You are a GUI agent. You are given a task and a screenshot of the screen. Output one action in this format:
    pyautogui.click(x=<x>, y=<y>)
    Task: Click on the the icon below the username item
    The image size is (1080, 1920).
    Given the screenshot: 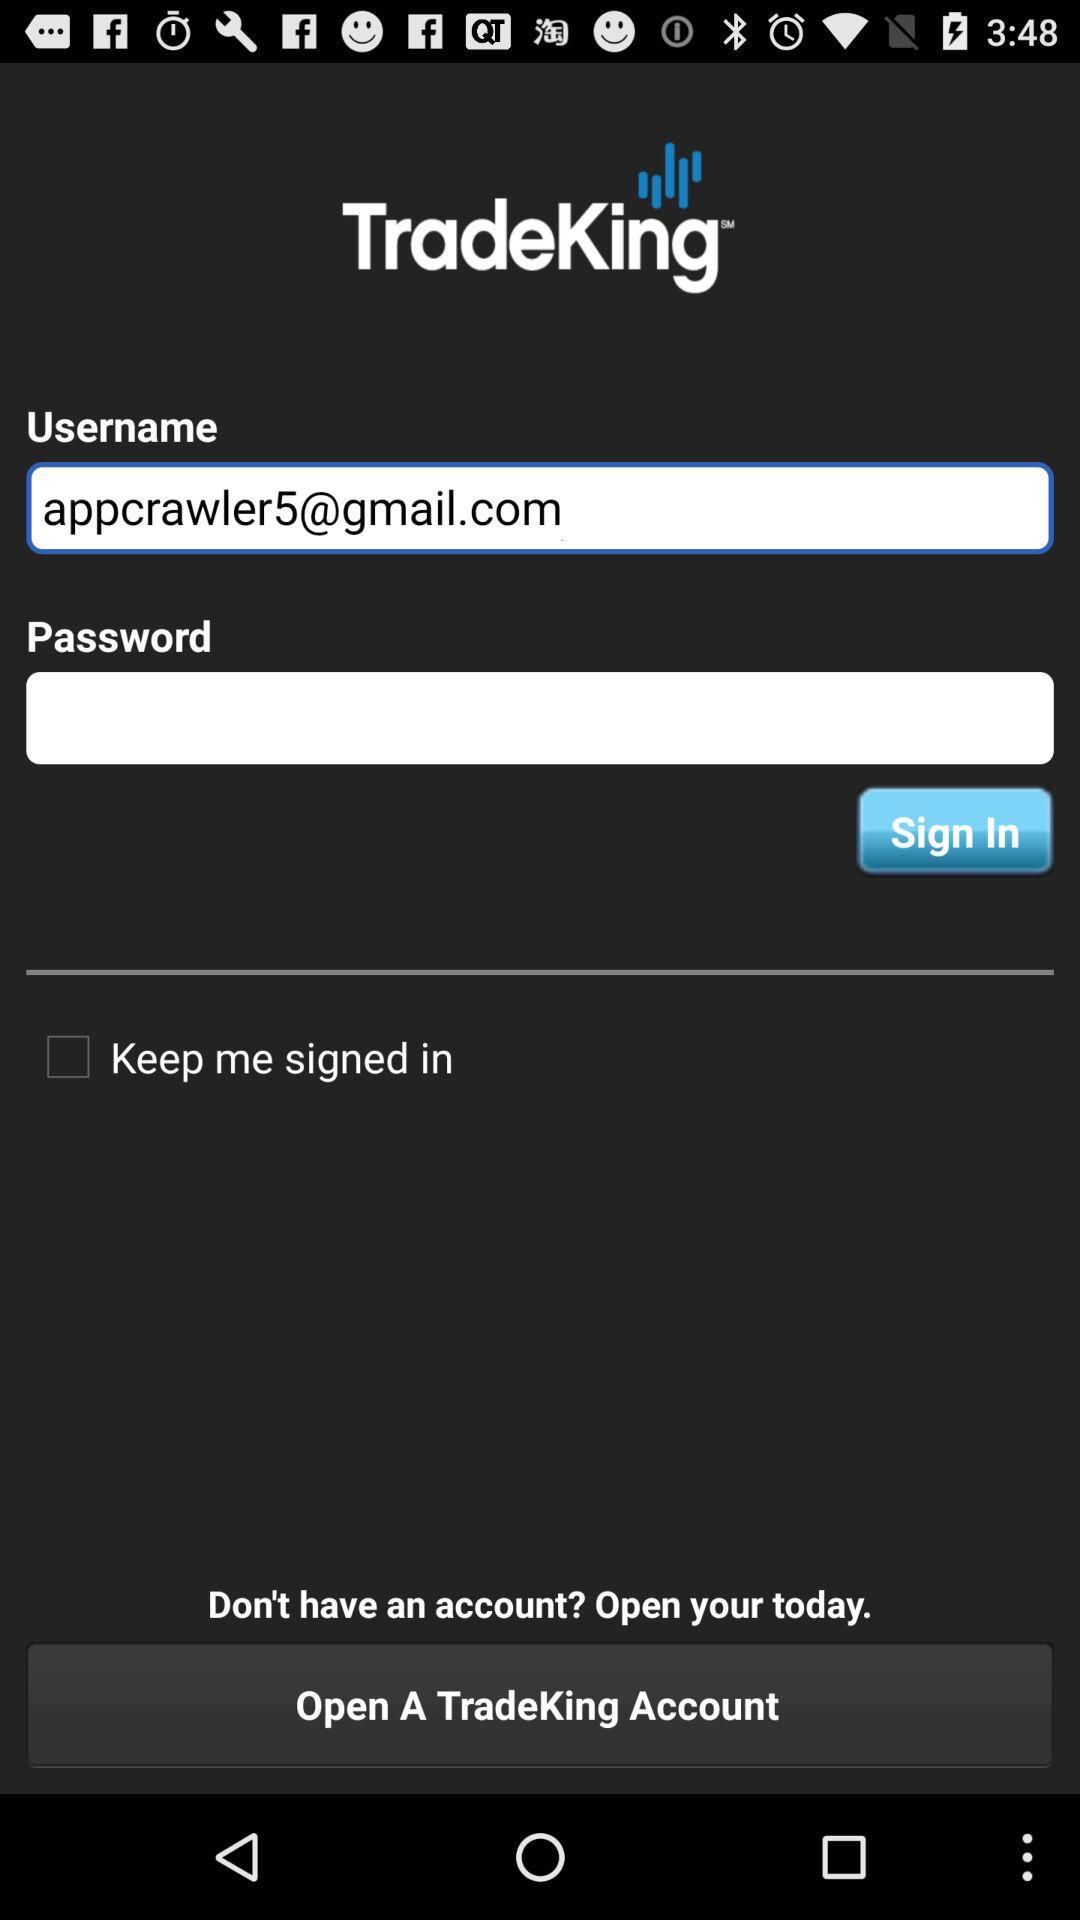 What is the action you would take?
    pyautogui.click(x=540, y=508)
    